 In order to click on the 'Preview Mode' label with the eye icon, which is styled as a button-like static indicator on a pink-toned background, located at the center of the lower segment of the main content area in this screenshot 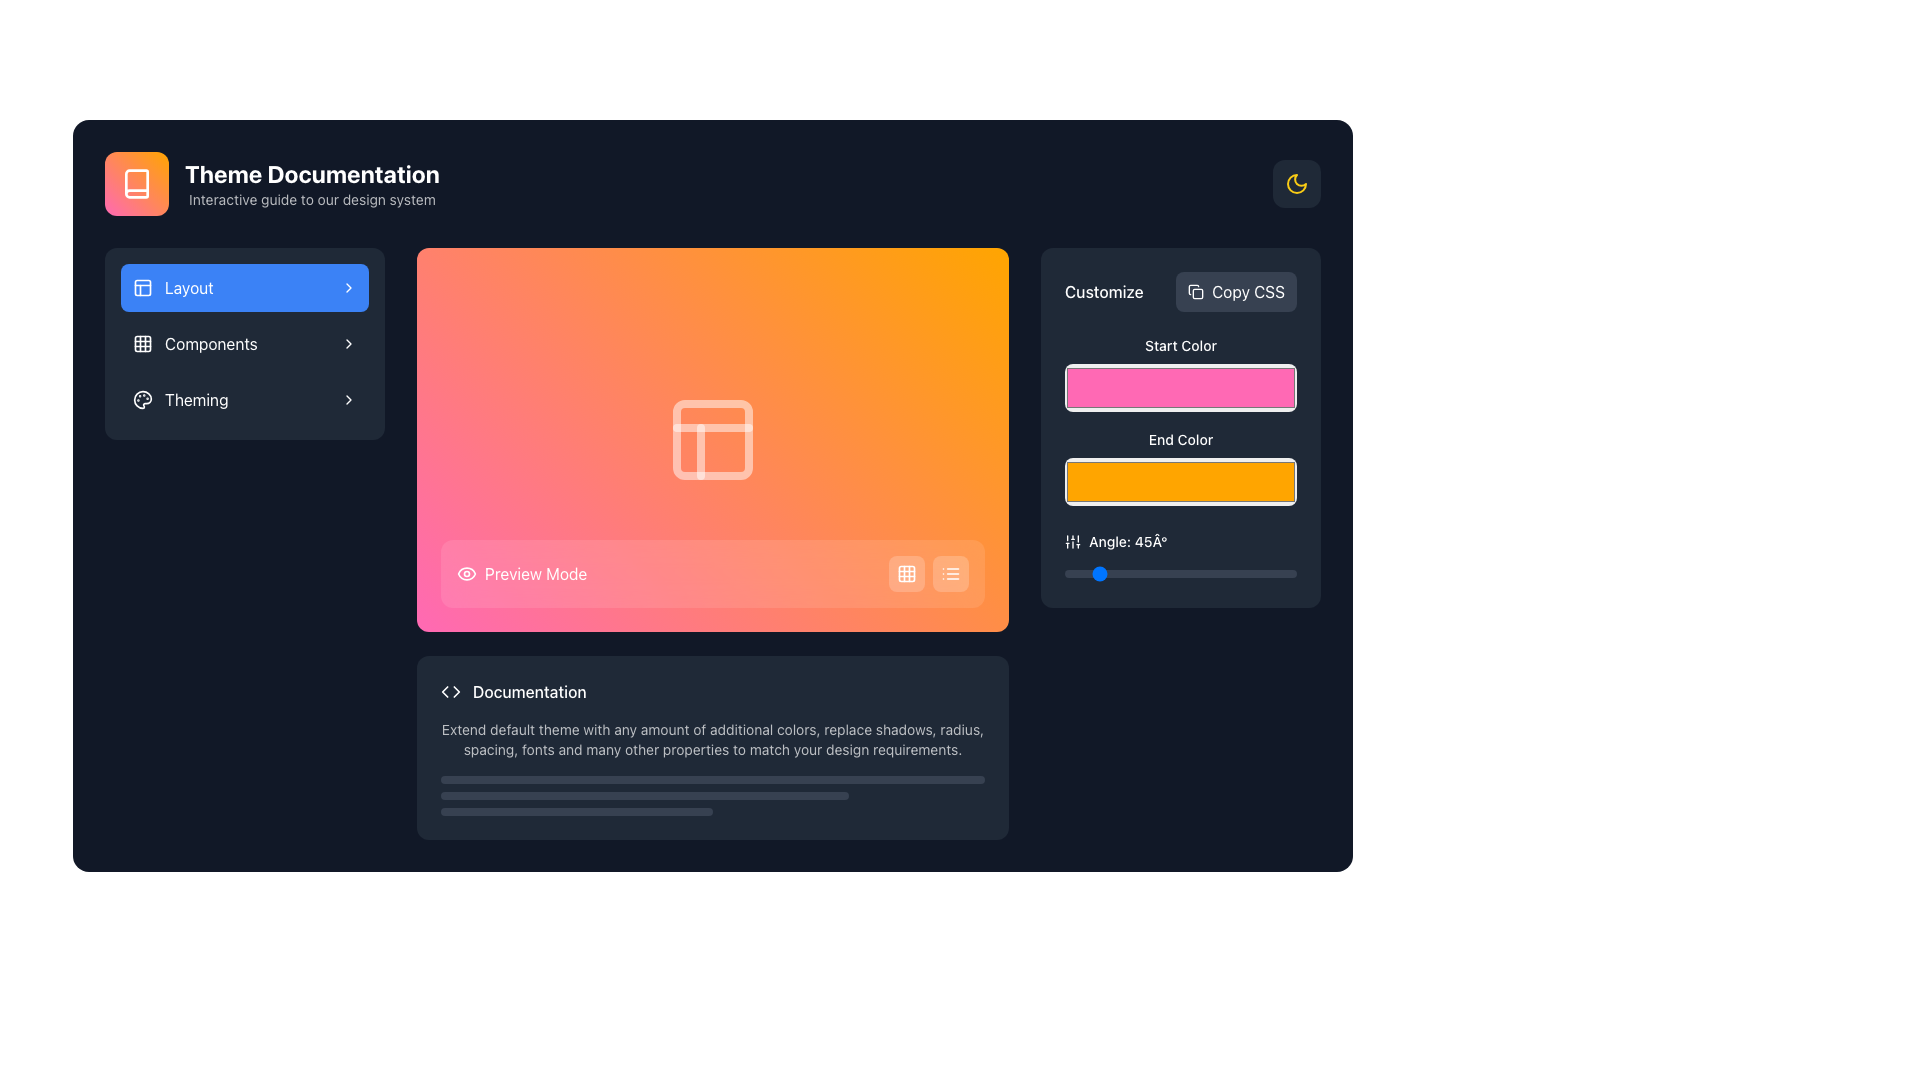, I will do `click(522, 574)`.